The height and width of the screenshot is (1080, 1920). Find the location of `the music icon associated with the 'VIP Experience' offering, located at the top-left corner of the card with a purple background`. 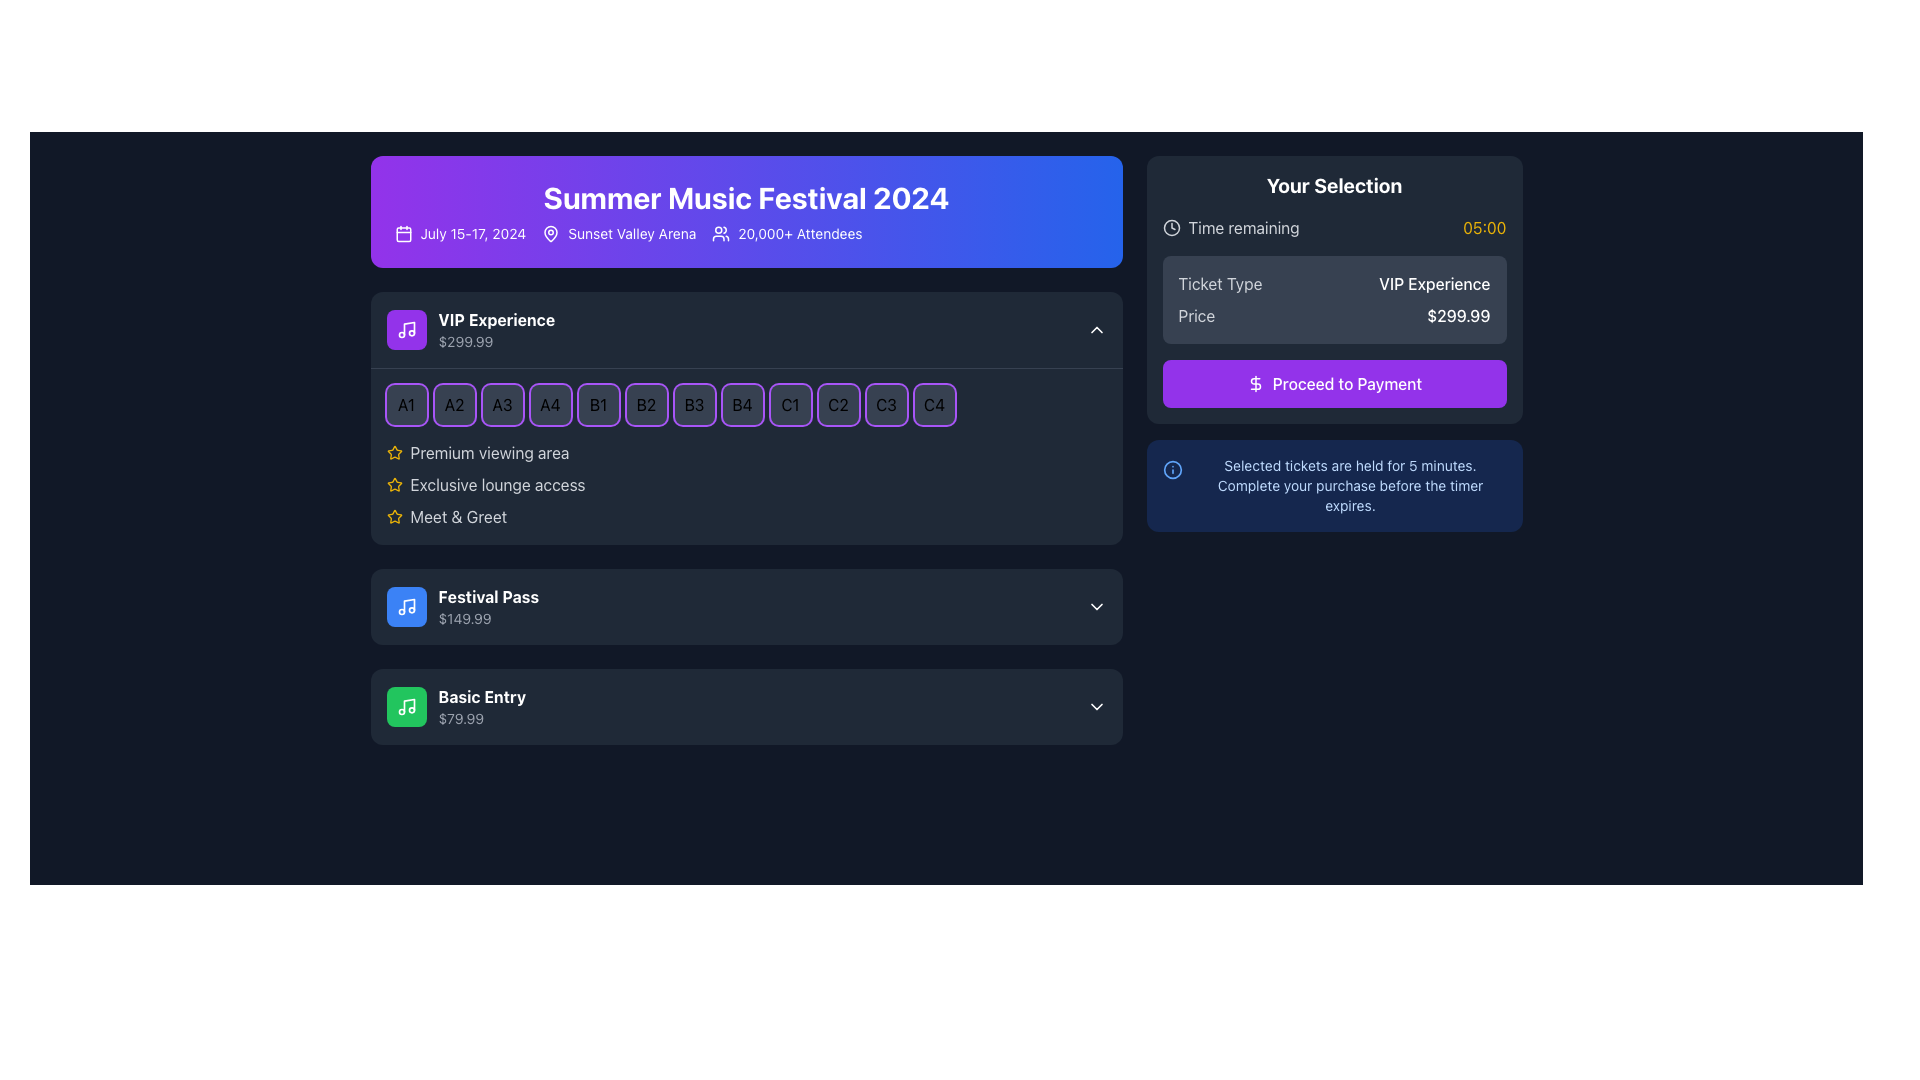

the music icon associated with the 'VIP Experience' offering, located at the top-left corner of the card with a purple background is located at coordinates (405, 329).